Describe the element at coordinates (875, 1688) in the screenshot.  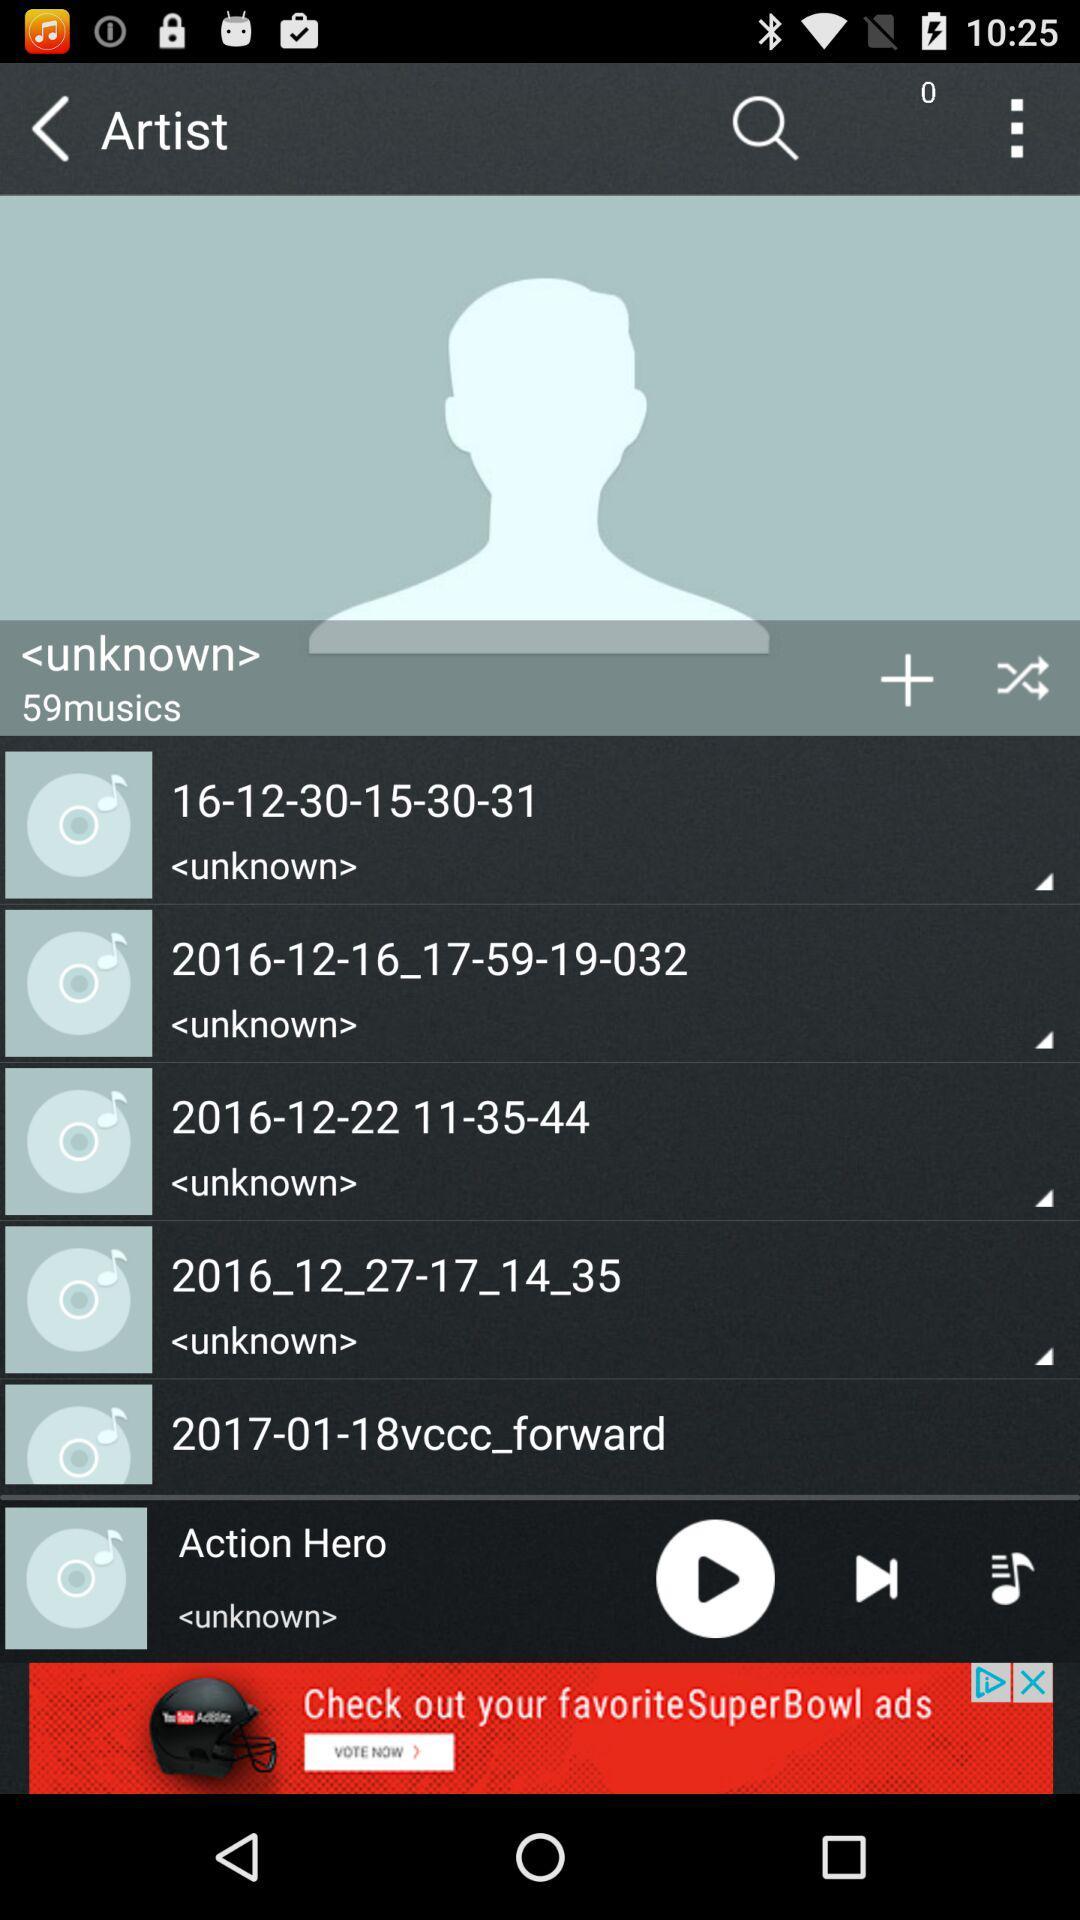
I see `the skip_next icon` at that location.